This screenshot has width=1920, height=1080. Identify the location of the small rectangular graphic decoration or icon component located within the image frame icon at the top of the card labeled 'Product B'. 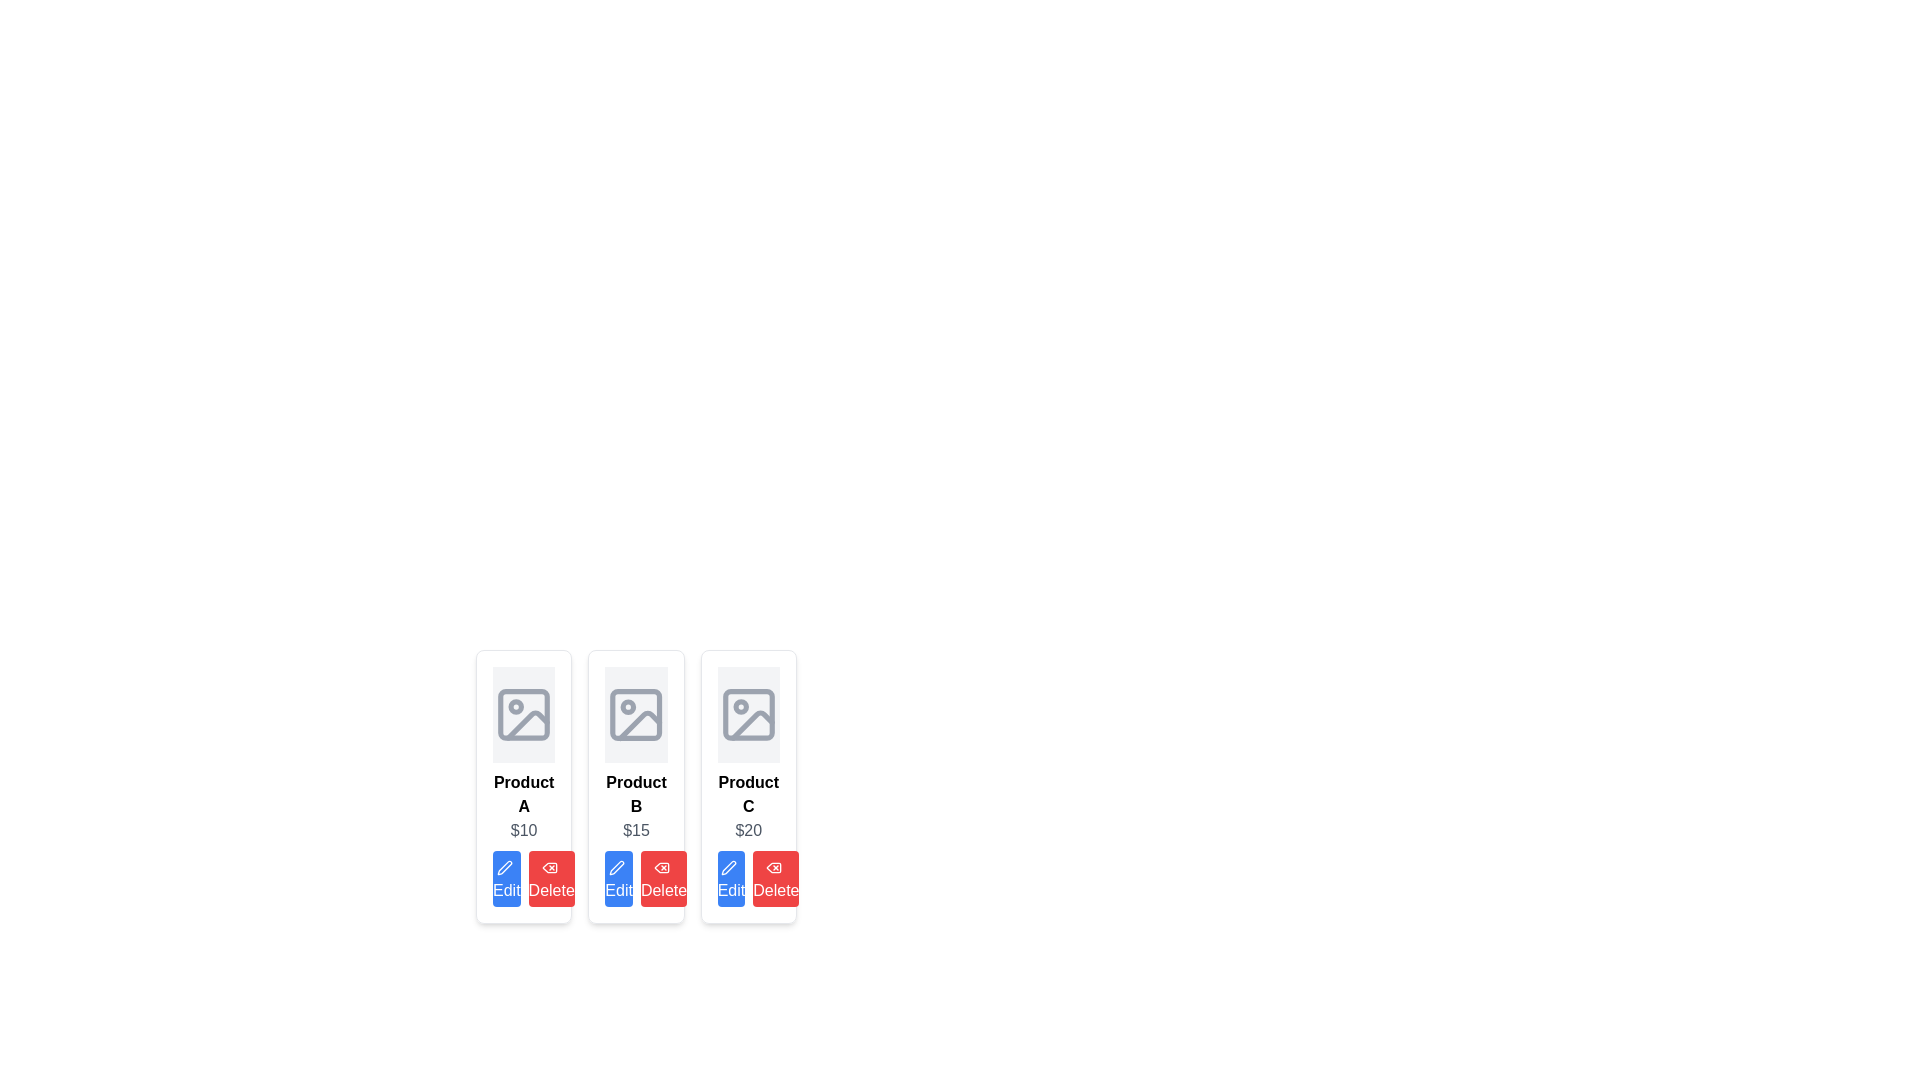
(635, 713).